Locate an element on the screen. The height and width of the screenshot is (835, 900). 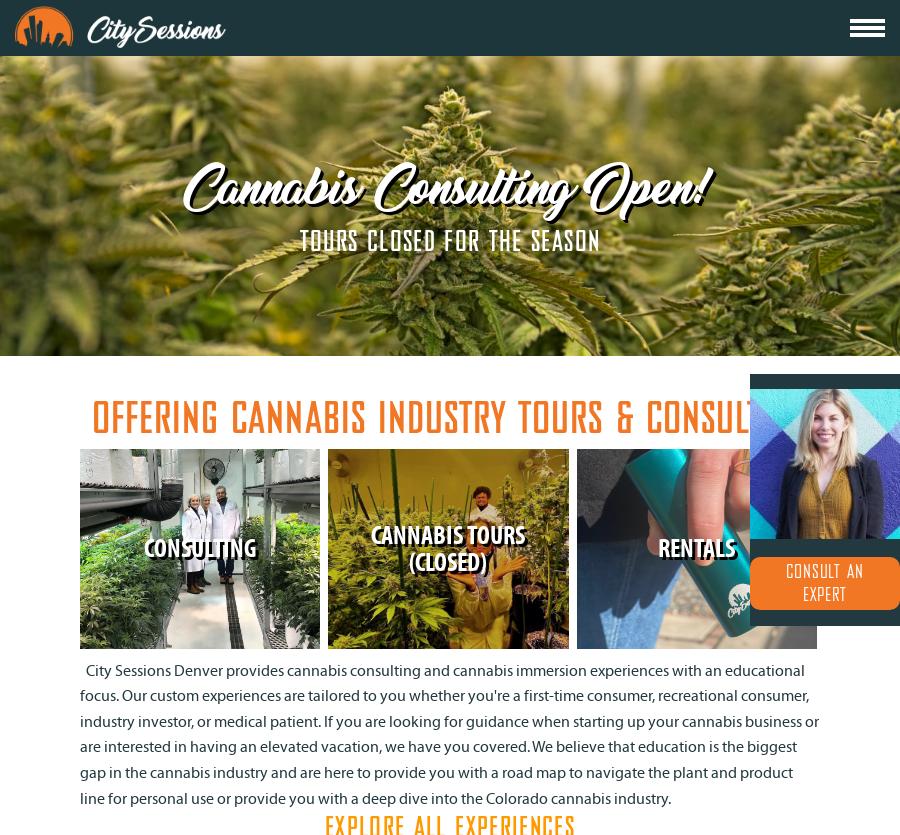
'EXPERIENCES' is located at coordinates (261, 48).